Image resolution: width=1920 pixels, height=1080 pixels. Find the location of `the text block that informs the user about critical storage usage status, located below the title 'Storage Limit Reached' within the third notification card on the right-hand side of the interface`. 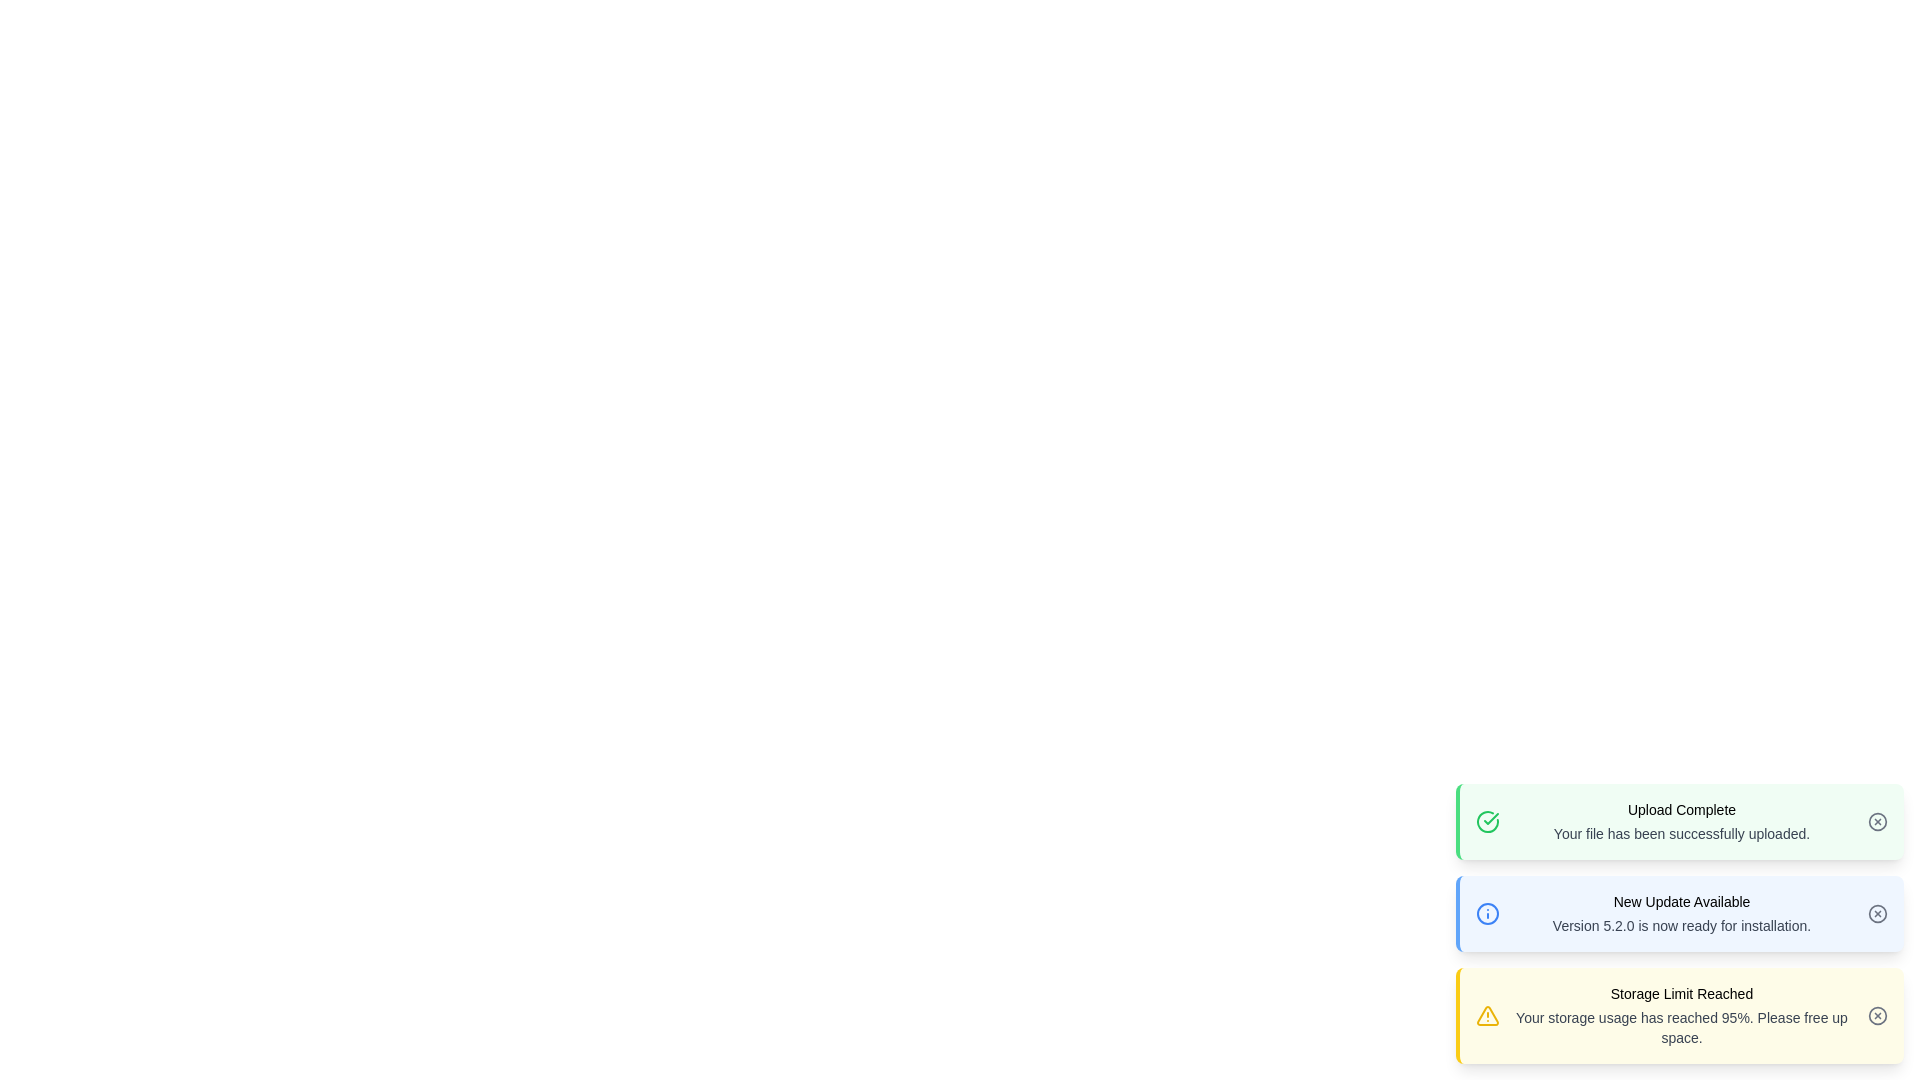

the text block that informs the user about critical storage usage status, located below the title 'Storage Limit Reached' within the third notification card on the right-hand side of the interface is located at coordinates (1680, 1028).